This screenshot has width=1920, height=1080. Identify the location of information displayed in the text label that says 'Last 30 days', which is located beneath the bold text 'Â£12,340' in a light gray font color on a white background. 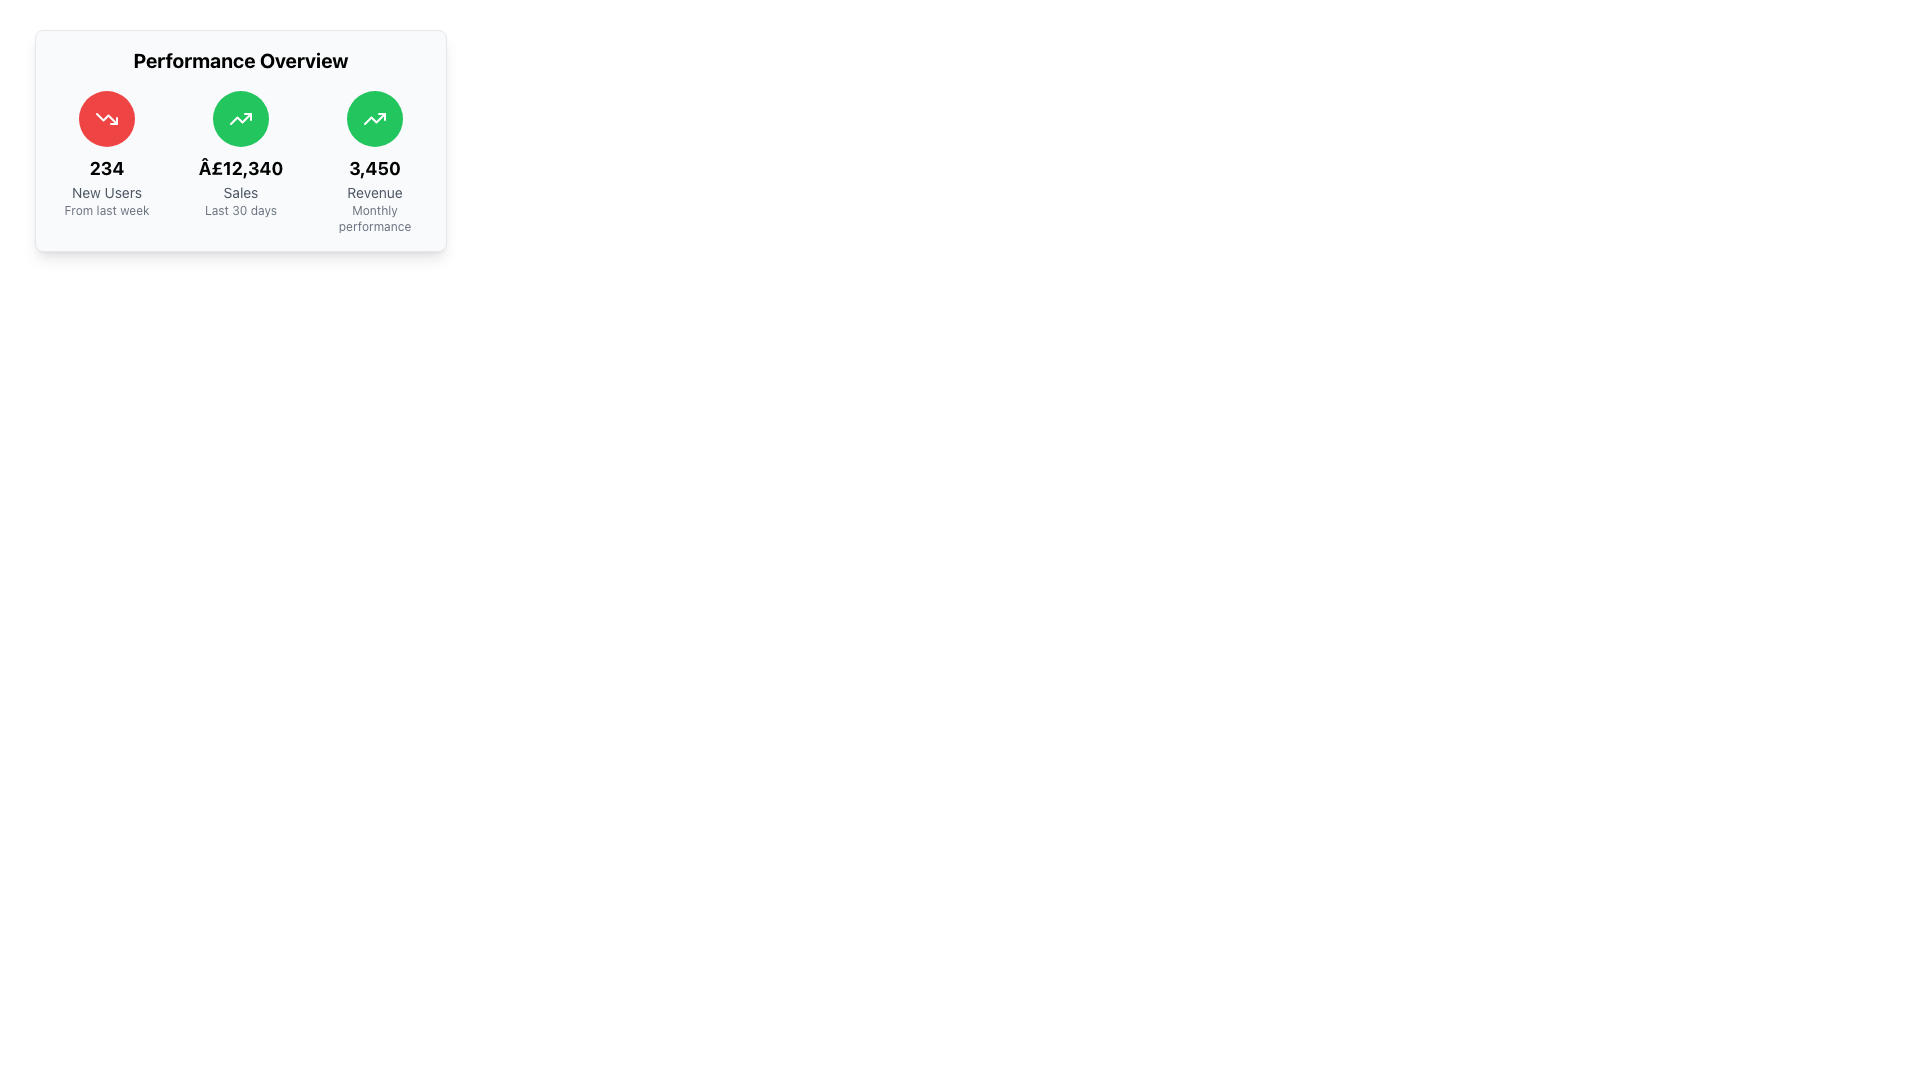
(240, 211).